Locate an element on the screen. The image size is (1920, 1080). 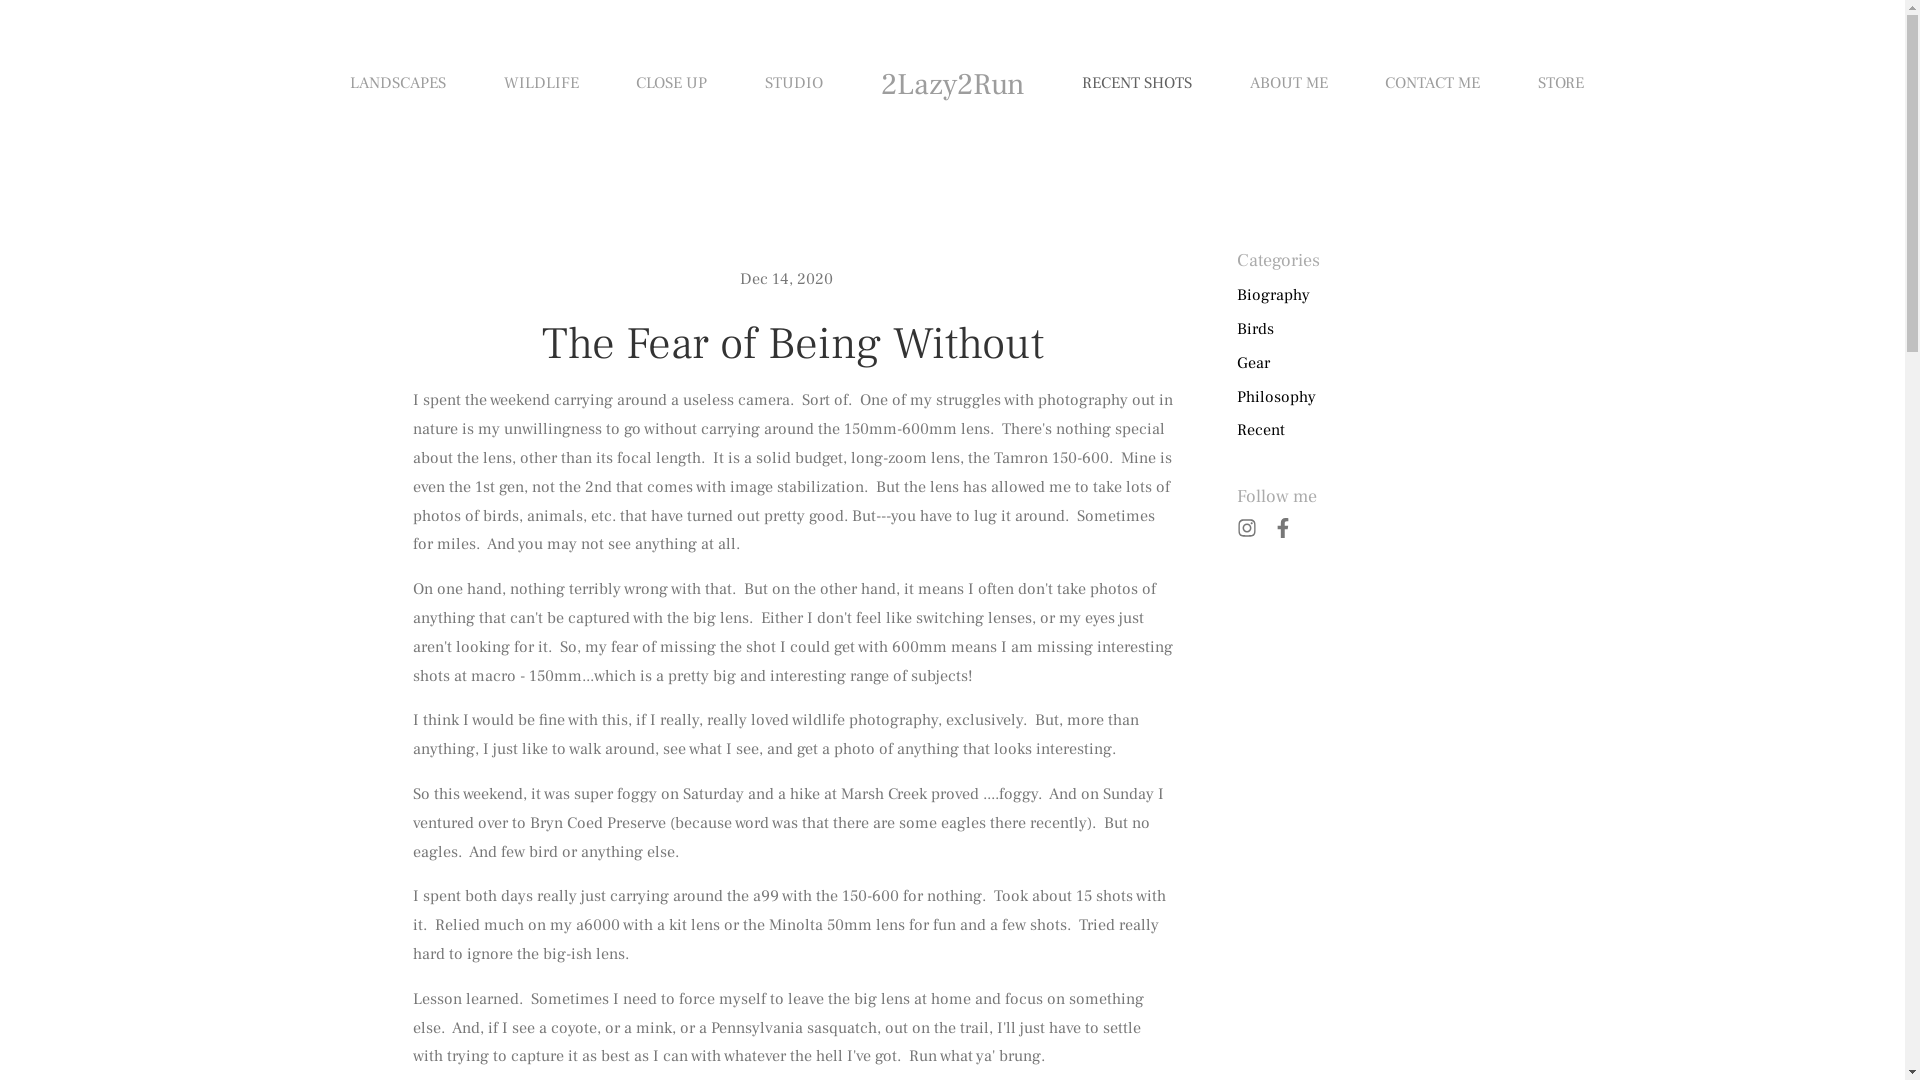
'Philosophy' is located at coordinates (1274, 397).